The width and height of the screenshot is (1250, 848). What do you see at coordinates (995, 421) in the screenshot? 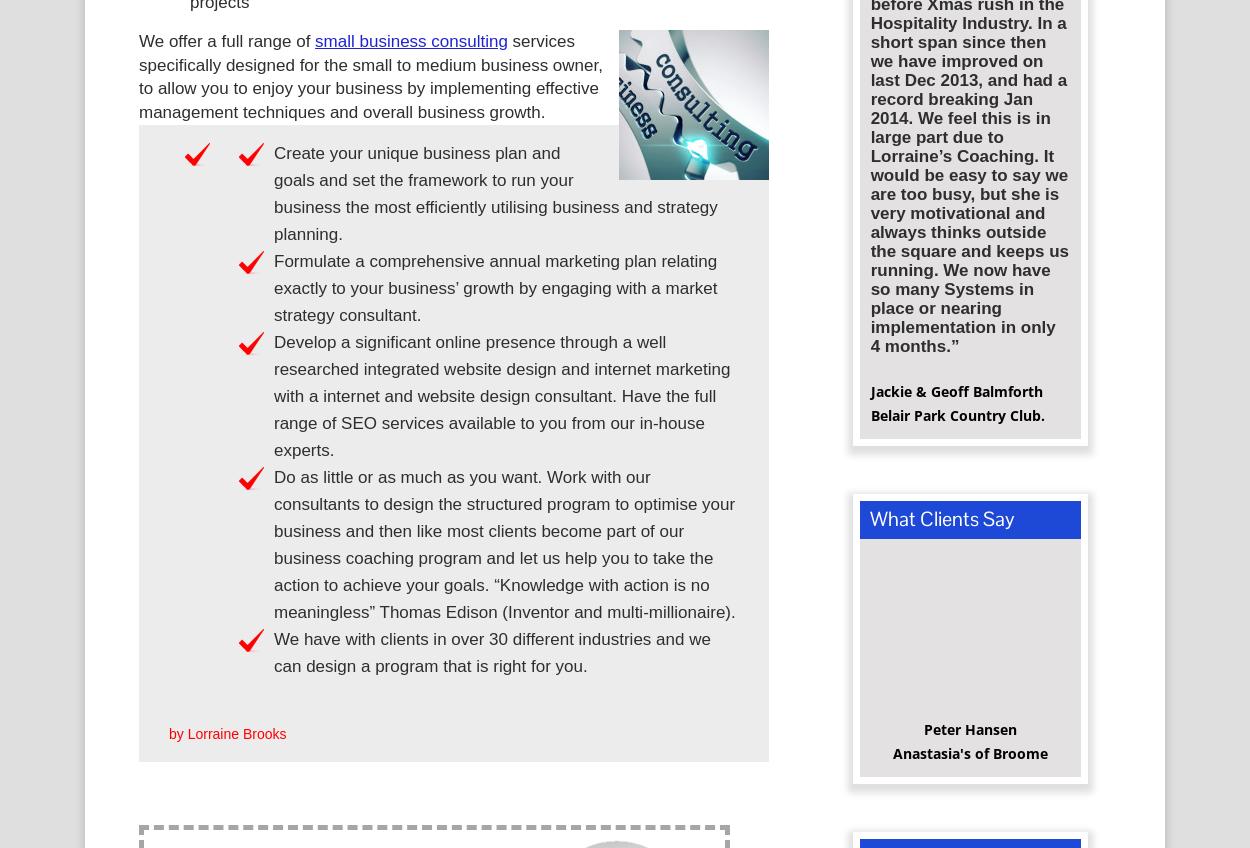
I see `'Country Club.'` at bounding box center [995, 421].